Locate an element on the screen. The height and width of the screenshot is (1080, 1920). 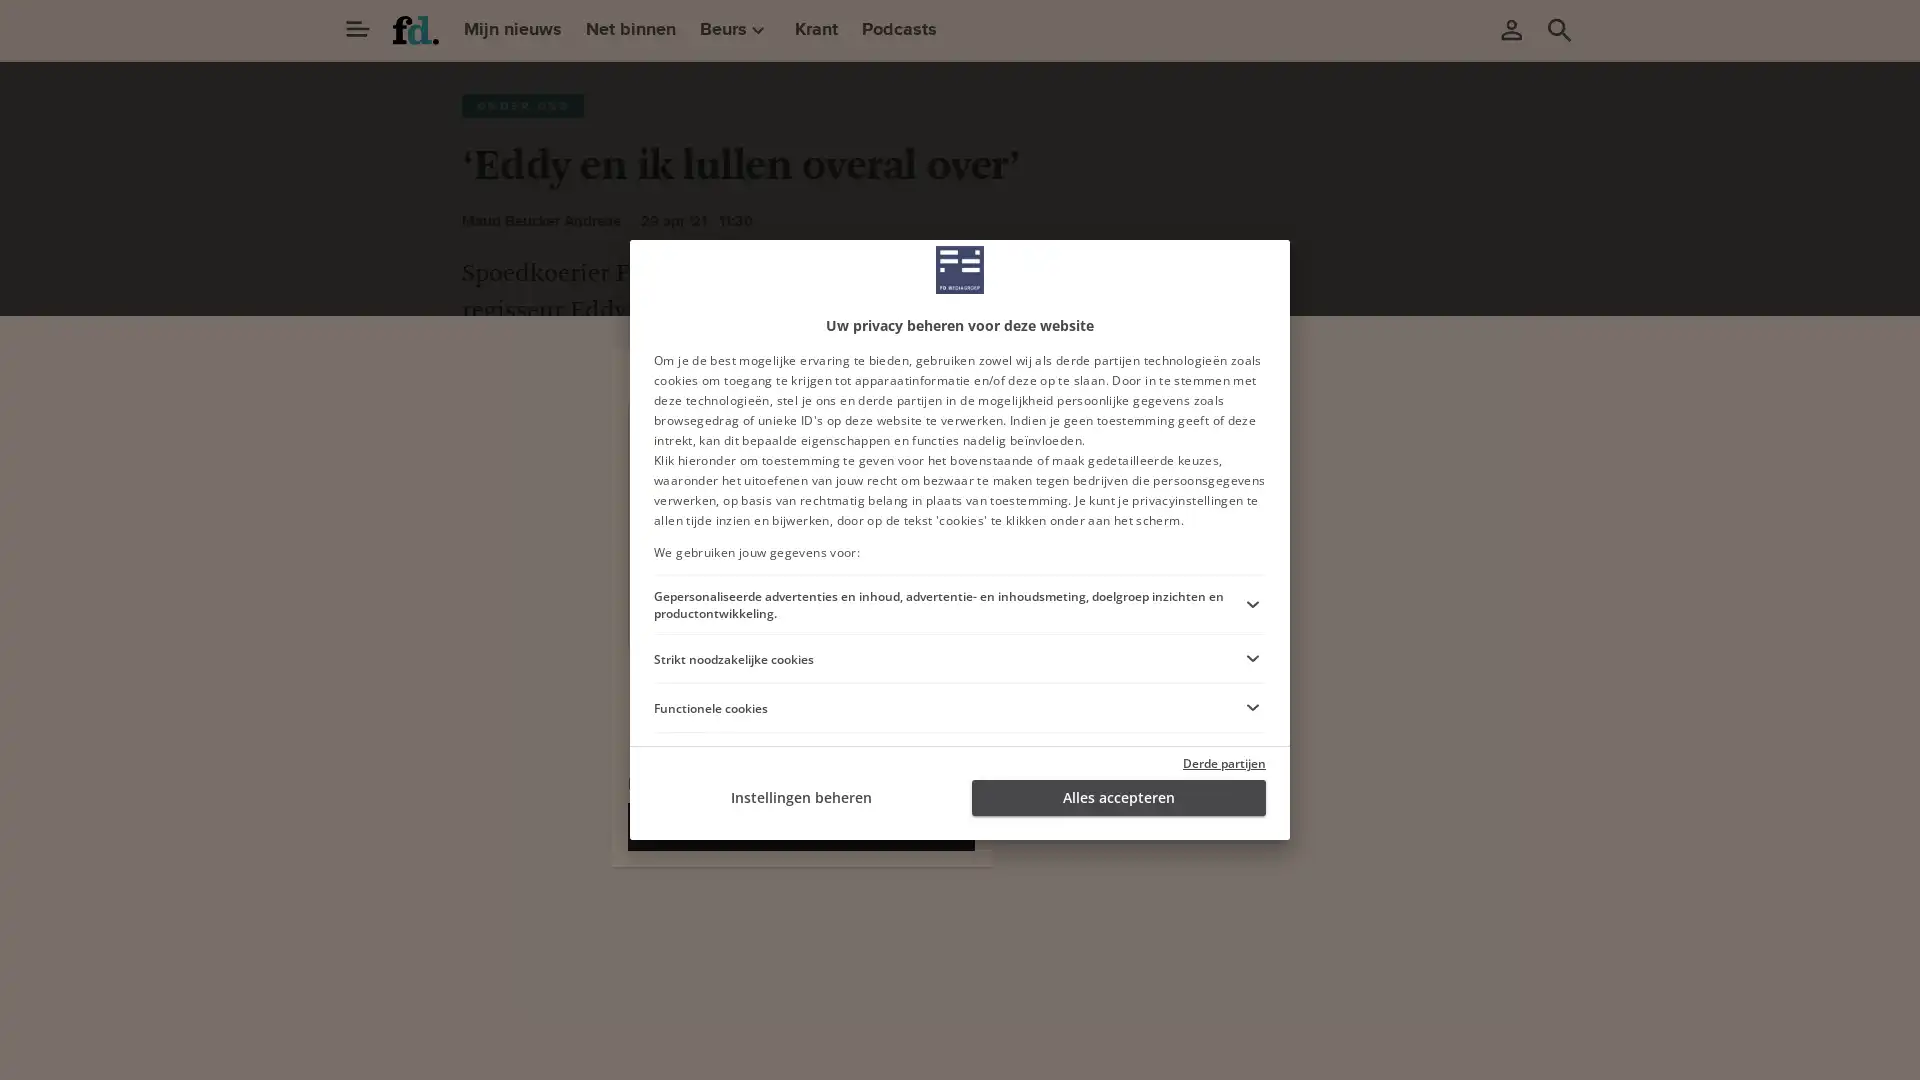
Ga verder is located at coordinates (801, 605).